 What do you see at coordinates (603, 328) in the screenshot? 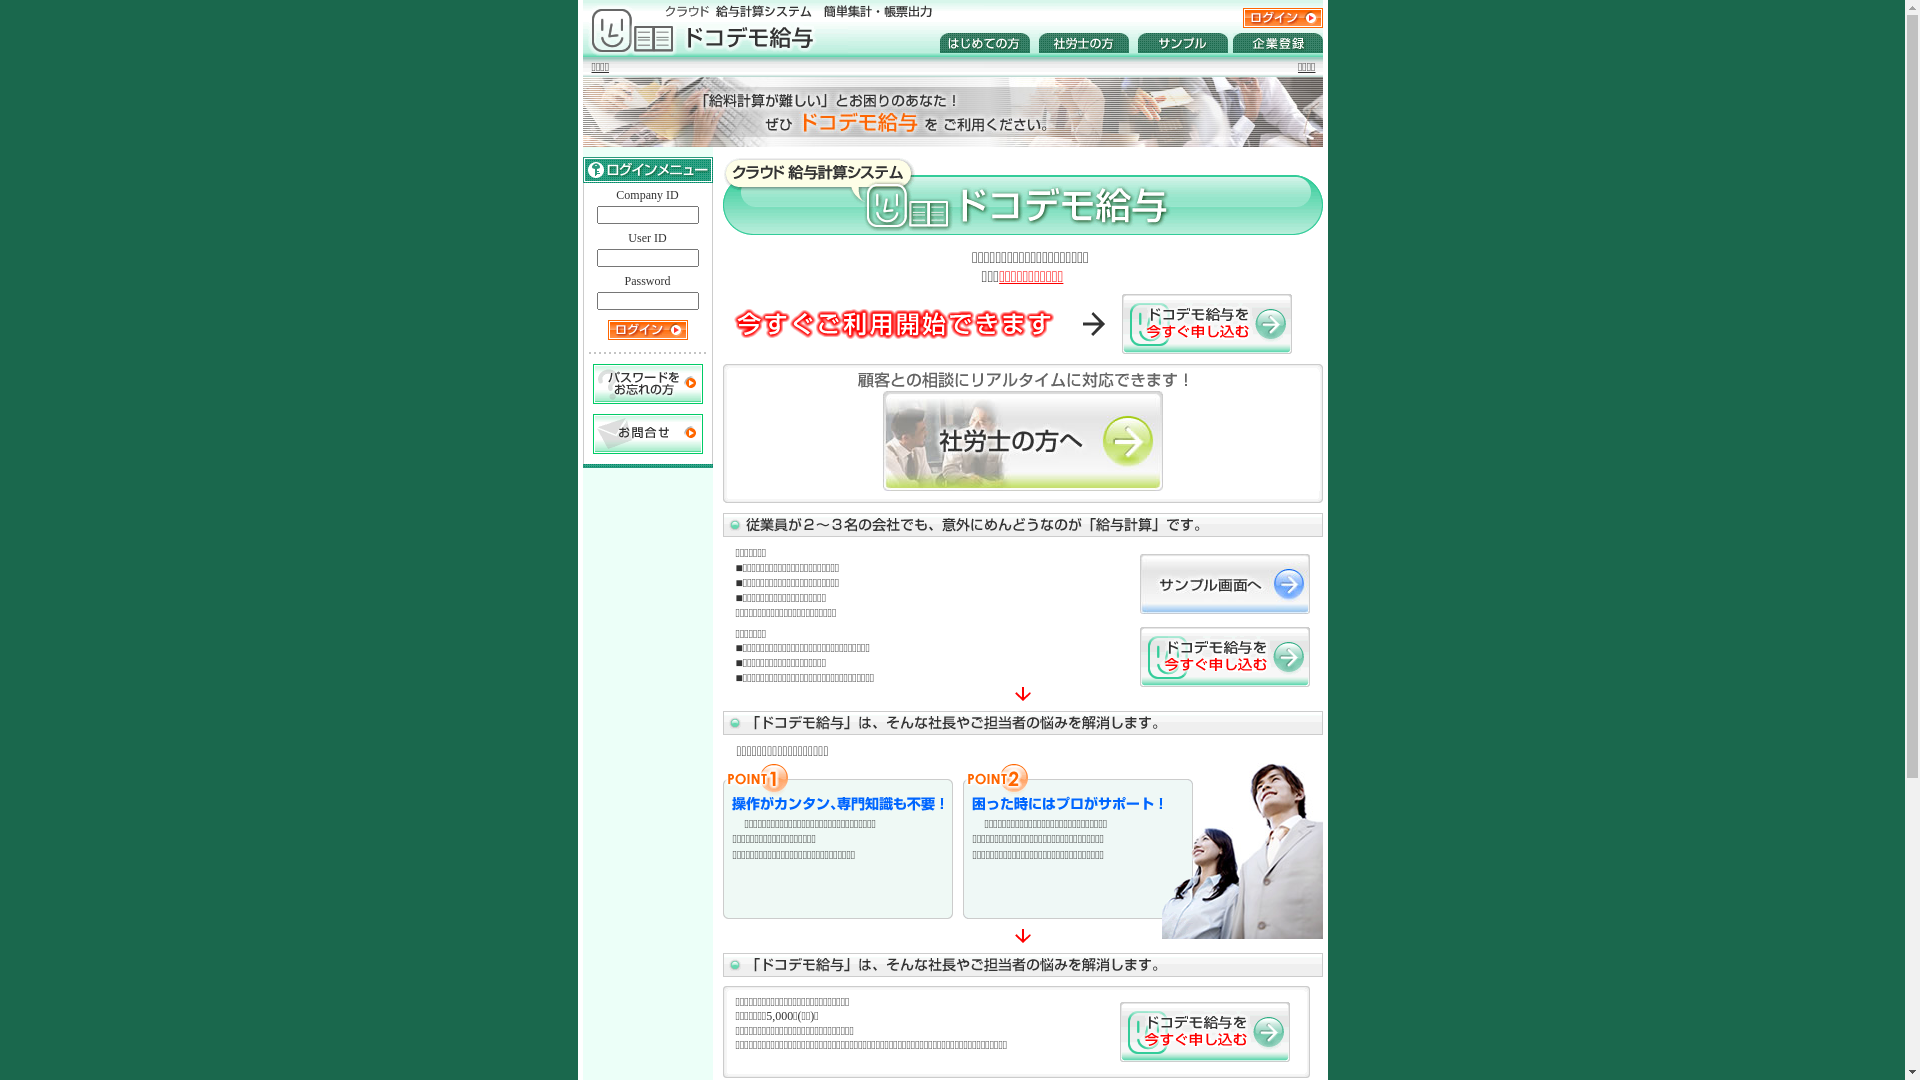
I see `'  LOGIN  '` at bounding box center [603, 328].